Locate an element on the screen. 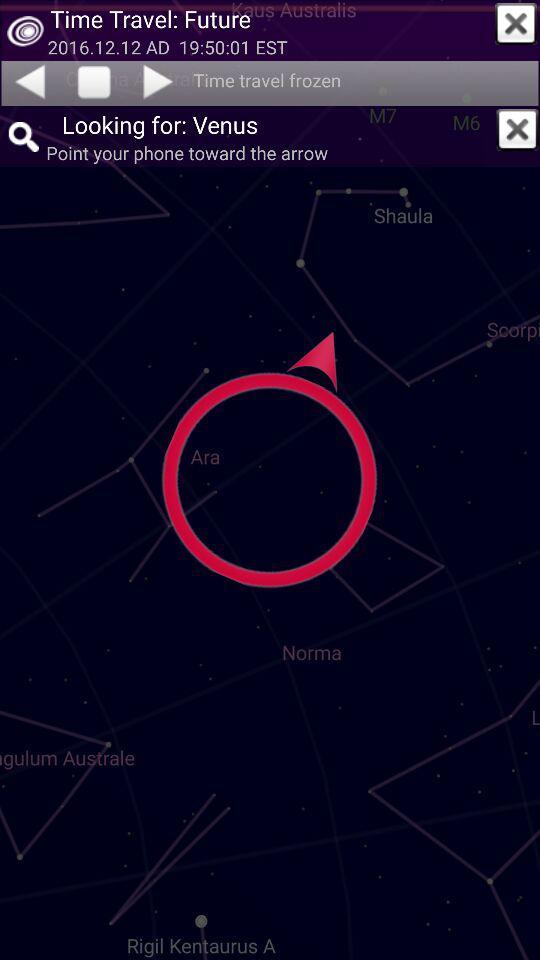 The height and width of the screenshot is (960, 540). the close icon is located at coordinates (517, 128).